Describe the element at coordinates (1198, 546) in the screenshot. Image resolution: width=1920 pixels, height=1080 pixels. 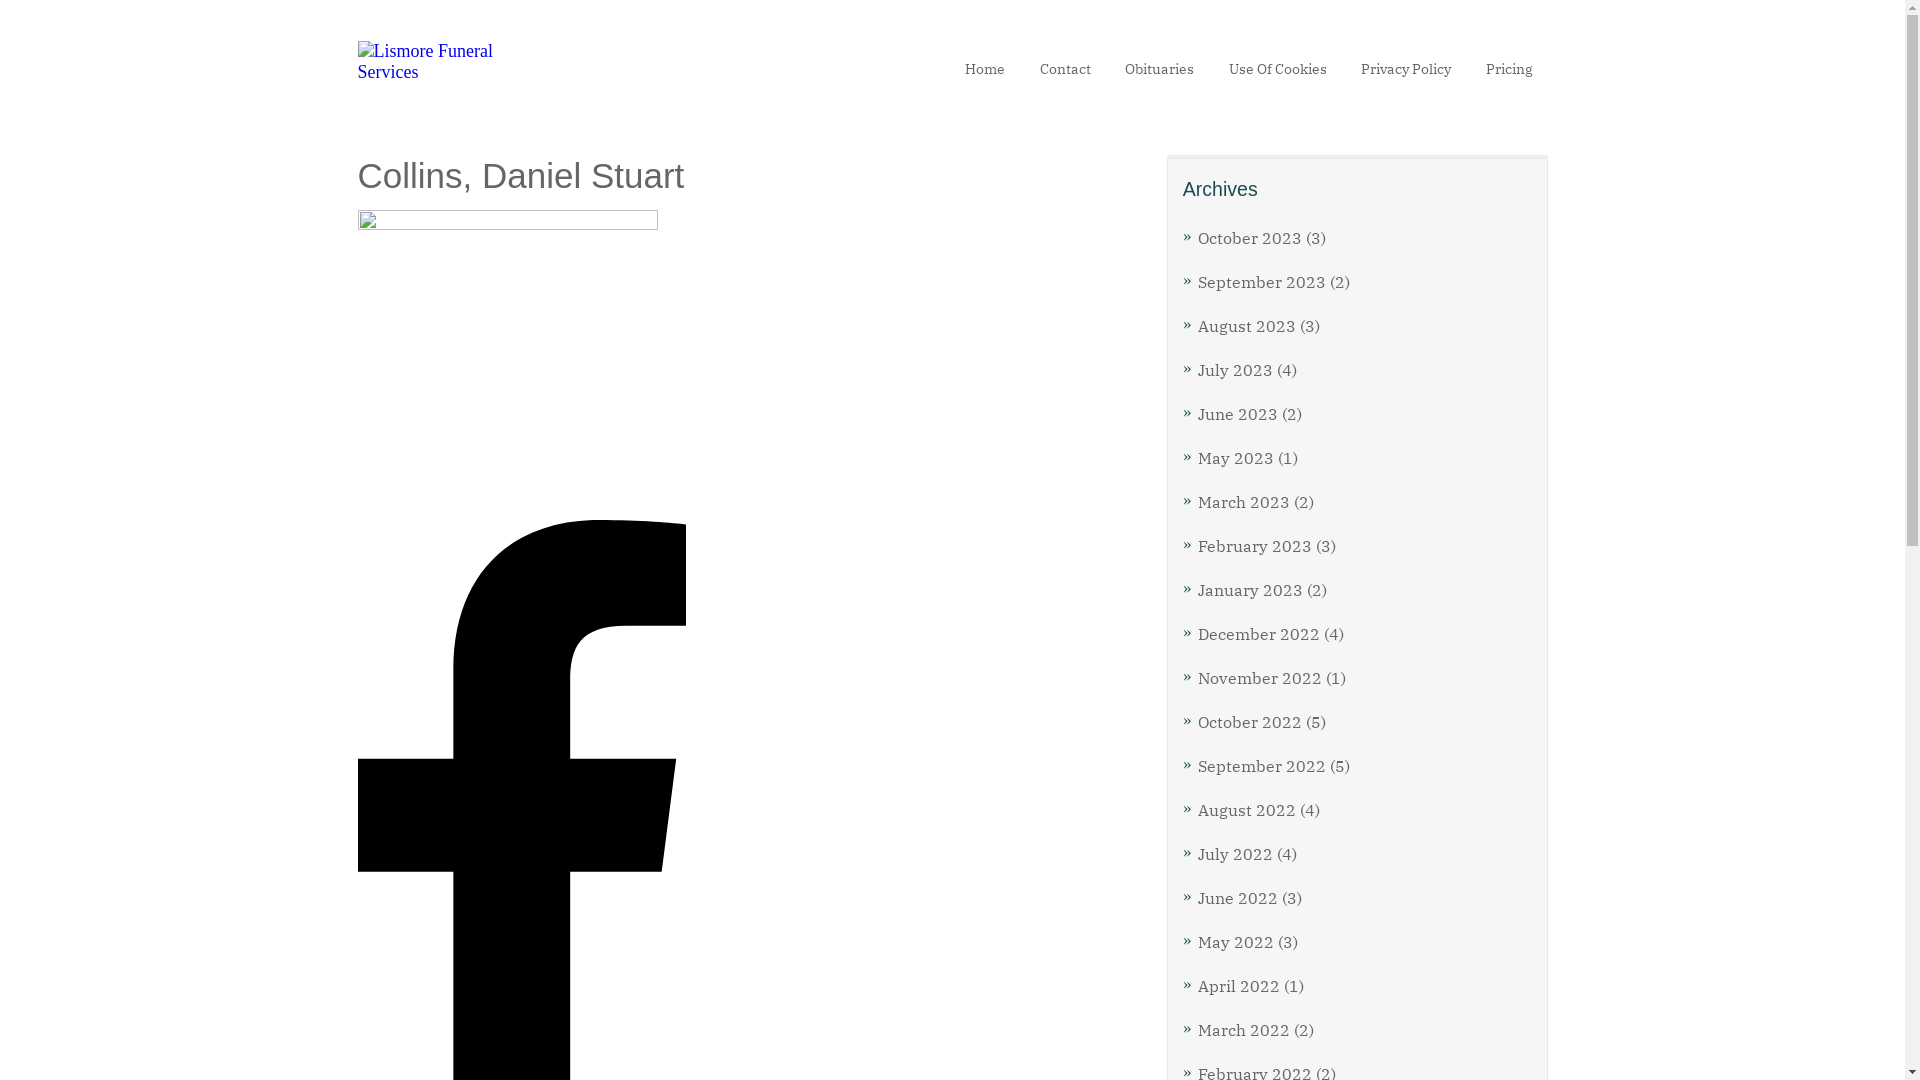
I see `'February 2023'` at that location.